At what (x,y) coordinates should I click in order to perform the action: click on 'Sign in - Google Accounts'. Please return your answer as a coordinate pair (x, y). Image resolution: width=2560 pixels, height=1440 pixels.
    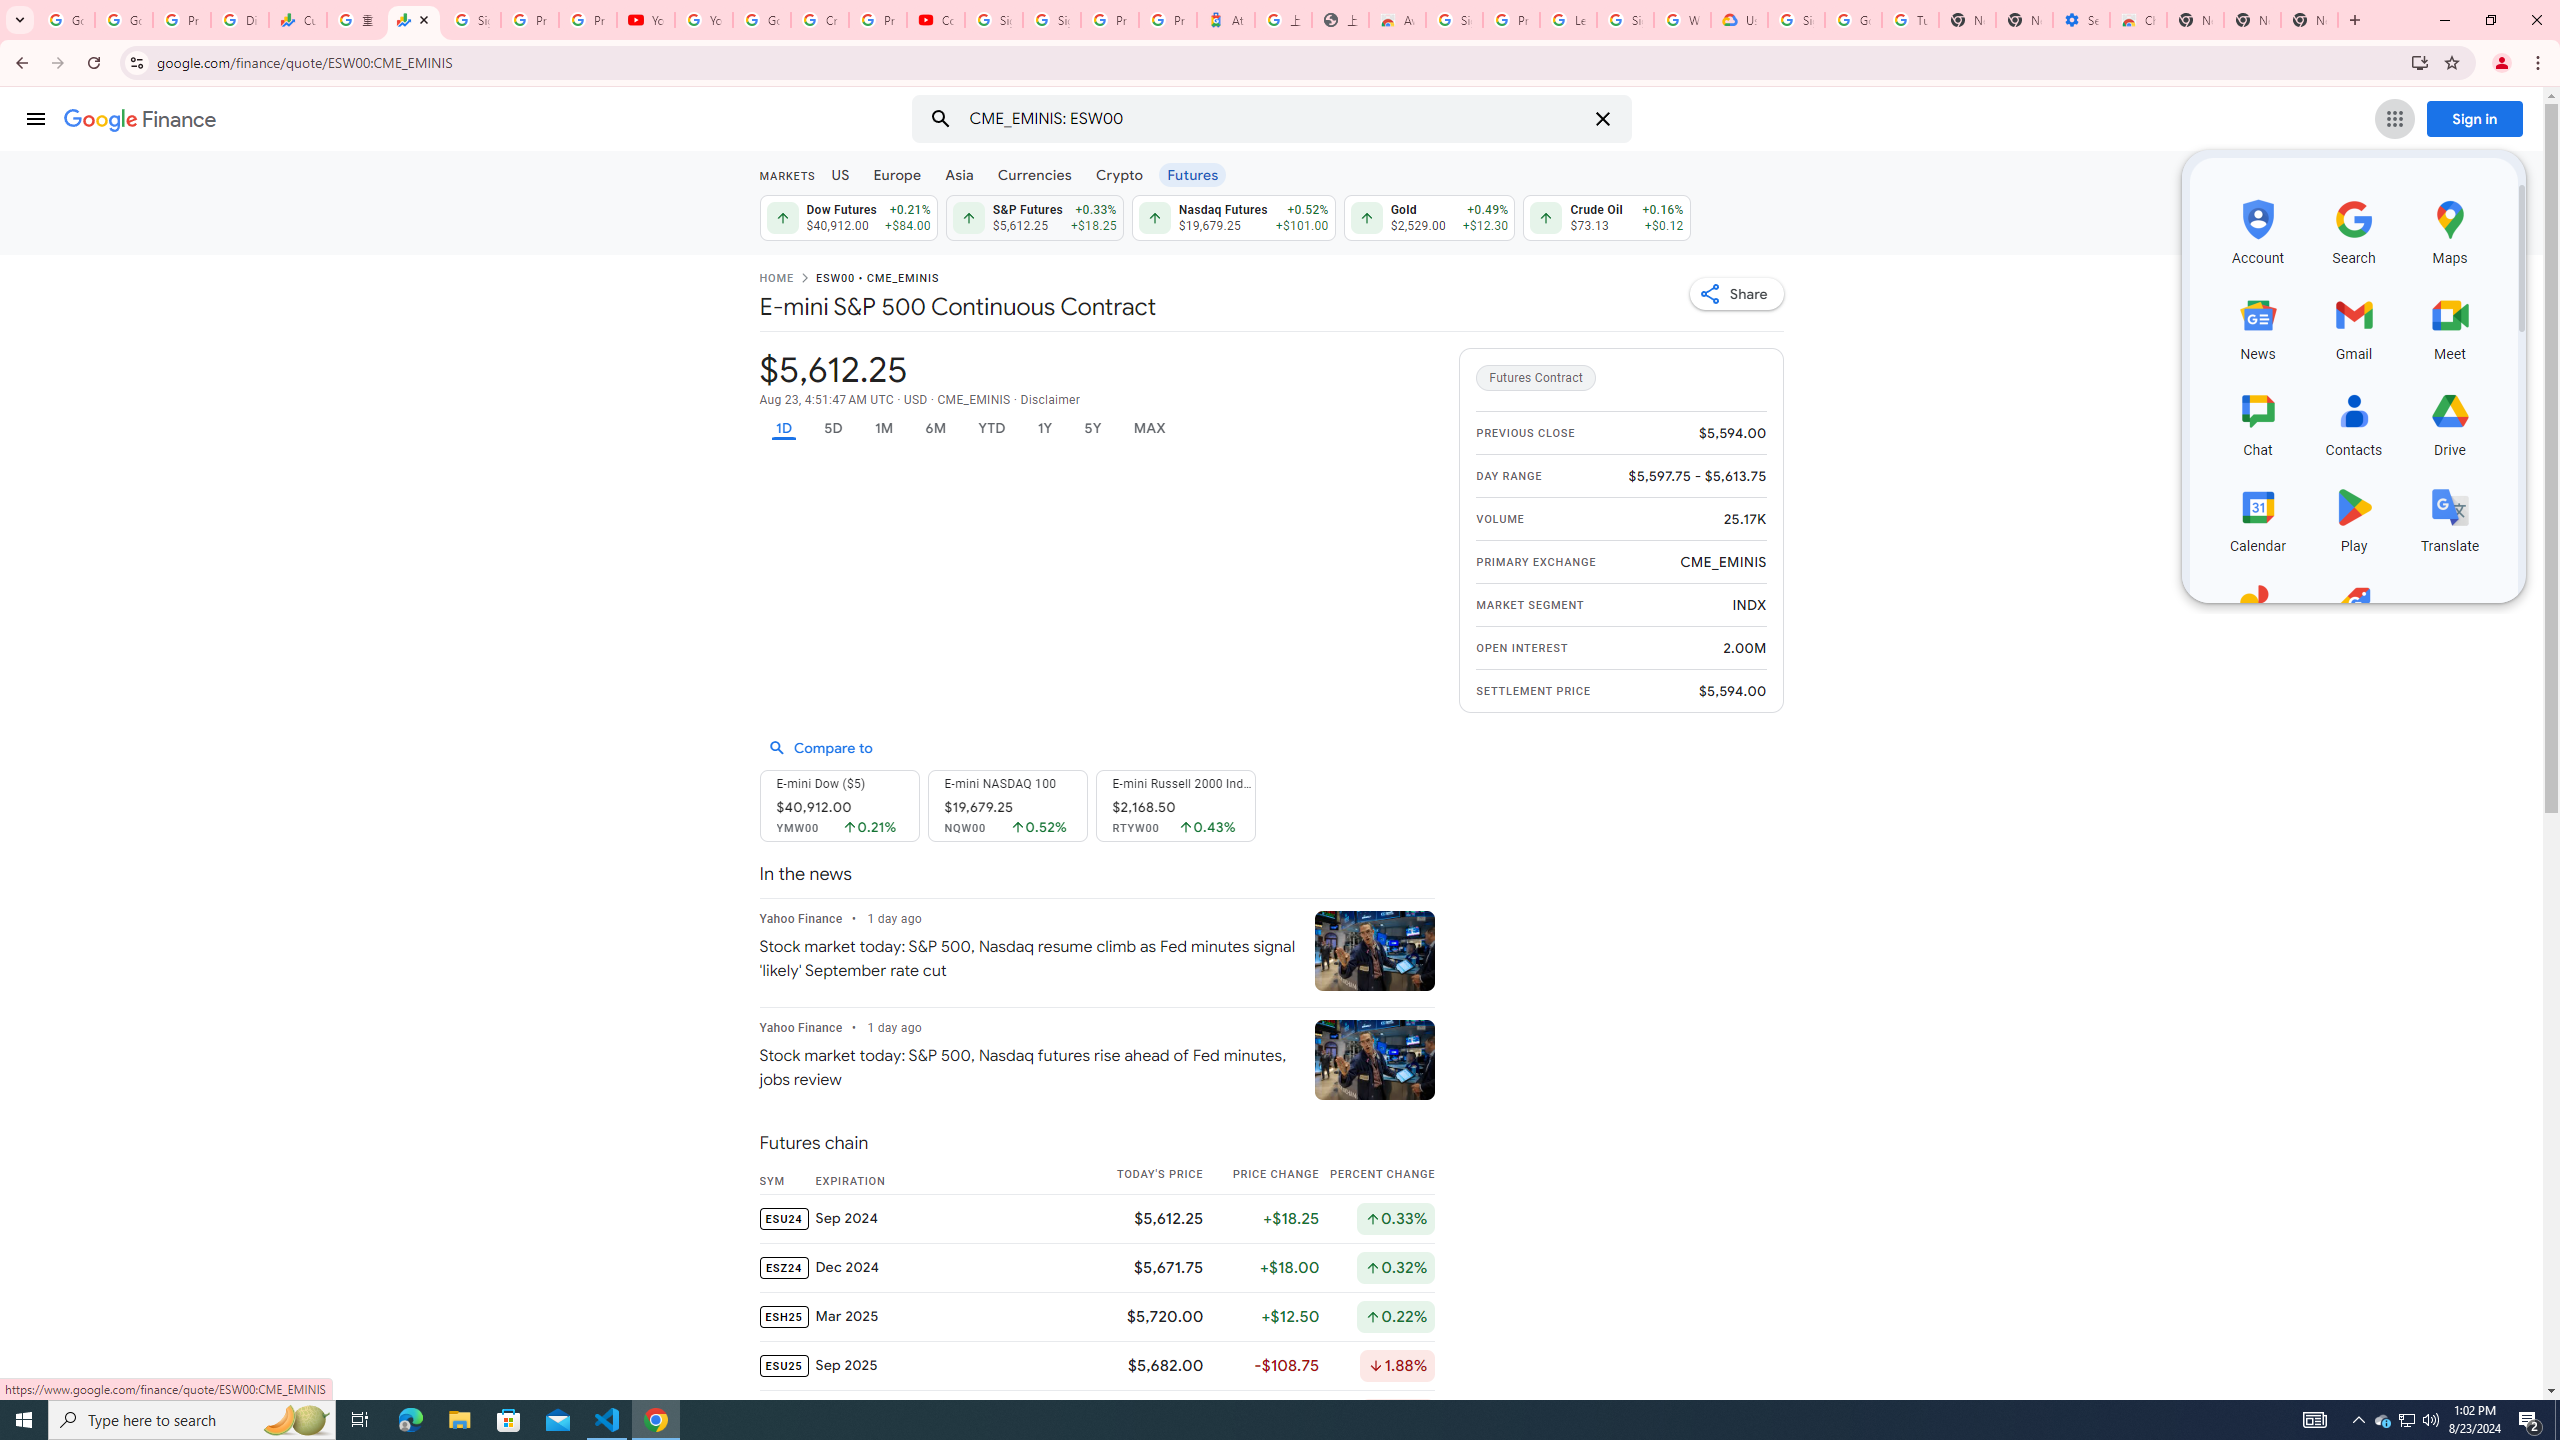
    Looking at the image, I should click on (1625, 19).